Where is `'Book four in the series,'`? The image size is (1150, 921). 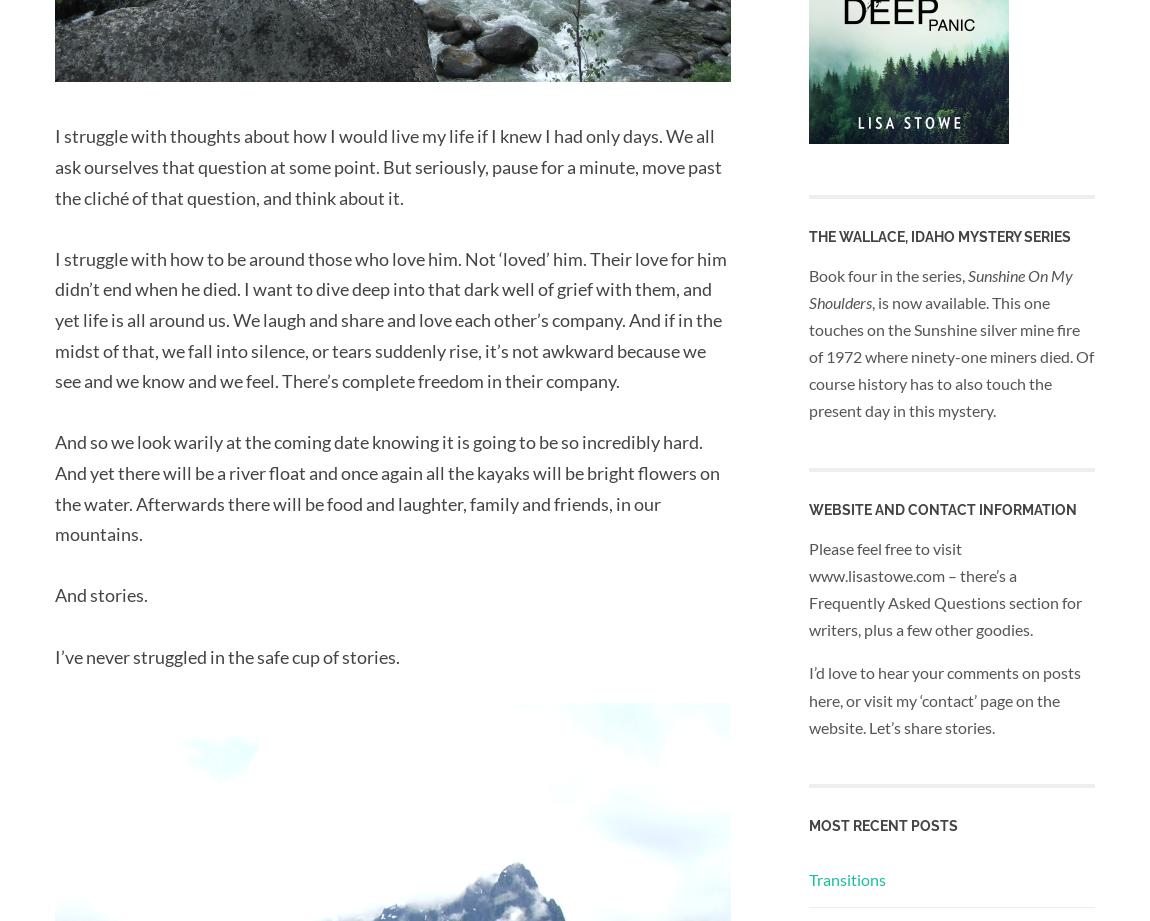
'Book four in the series,' is located at coordinates (888, 273).